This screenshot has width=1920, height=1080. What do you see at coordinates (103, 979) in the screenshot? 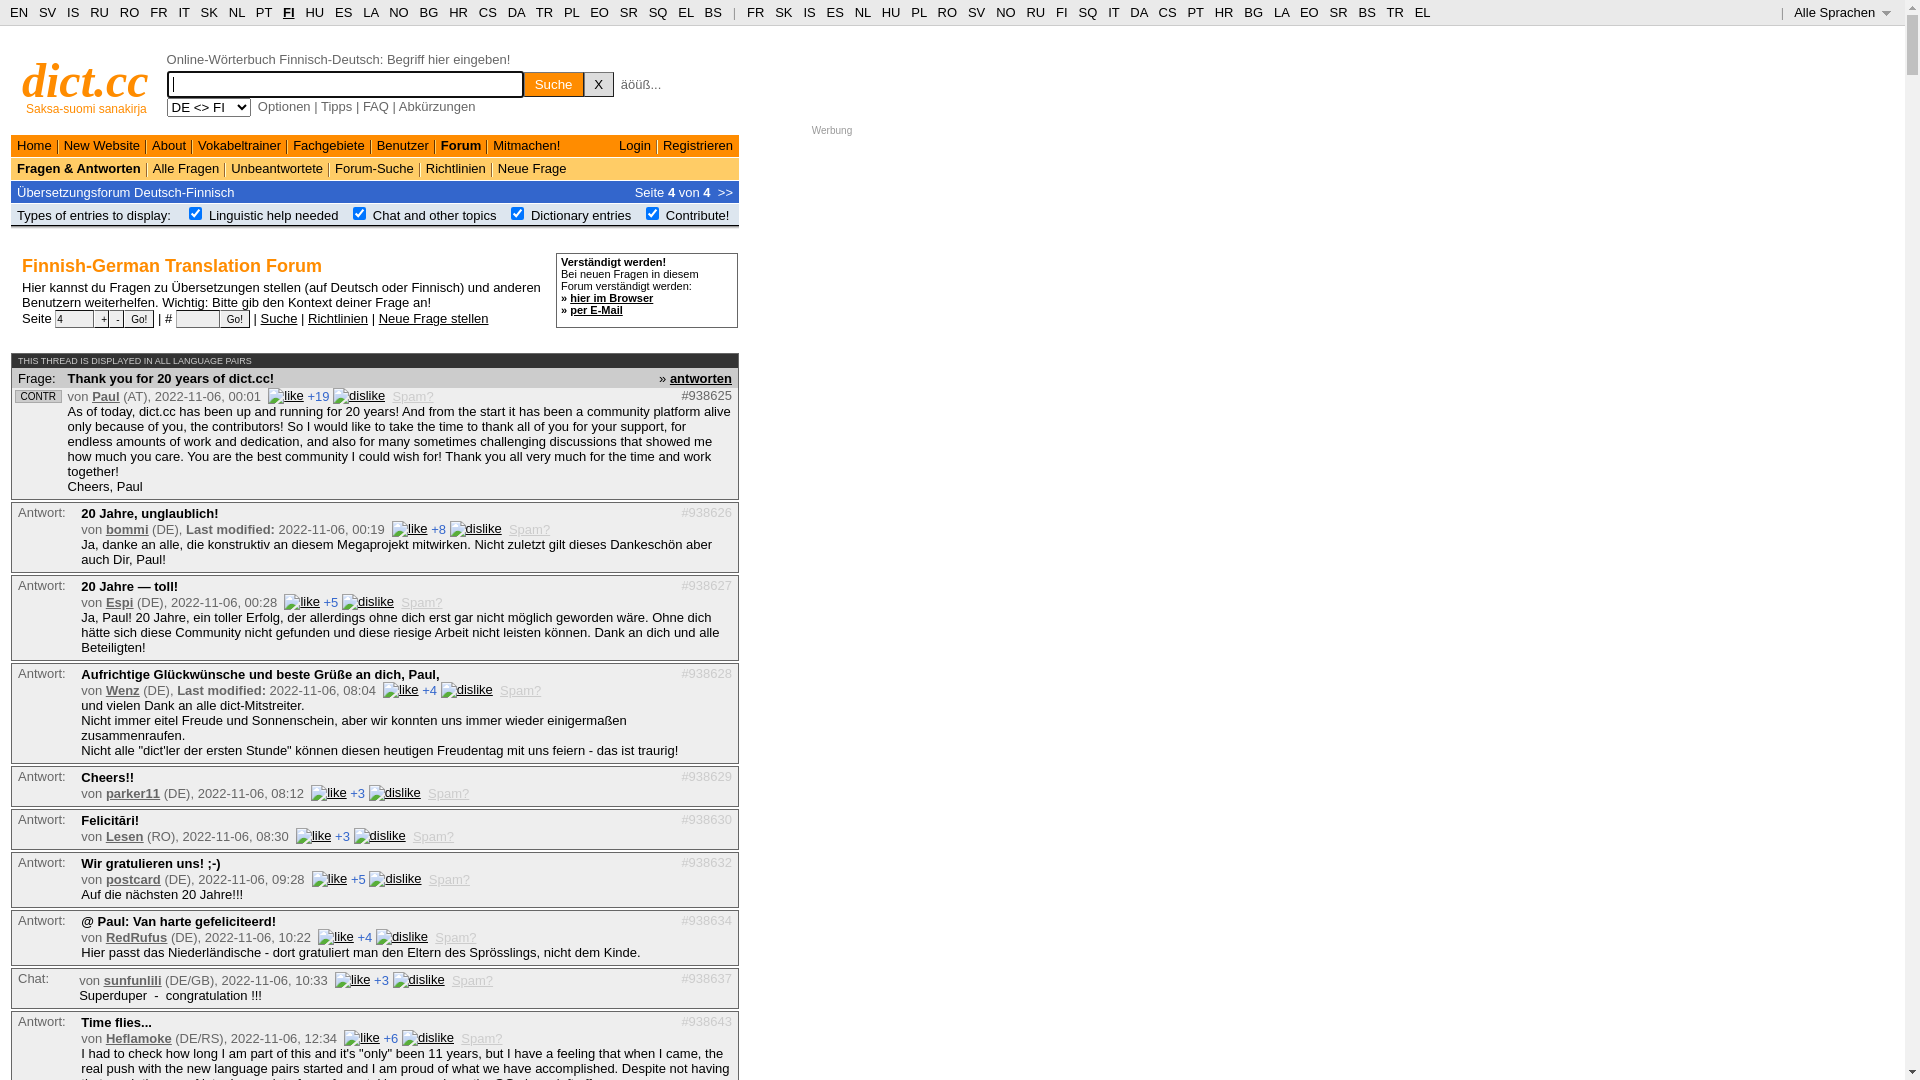
I see `'sunfunlili'` at bounding box center [103, 979].